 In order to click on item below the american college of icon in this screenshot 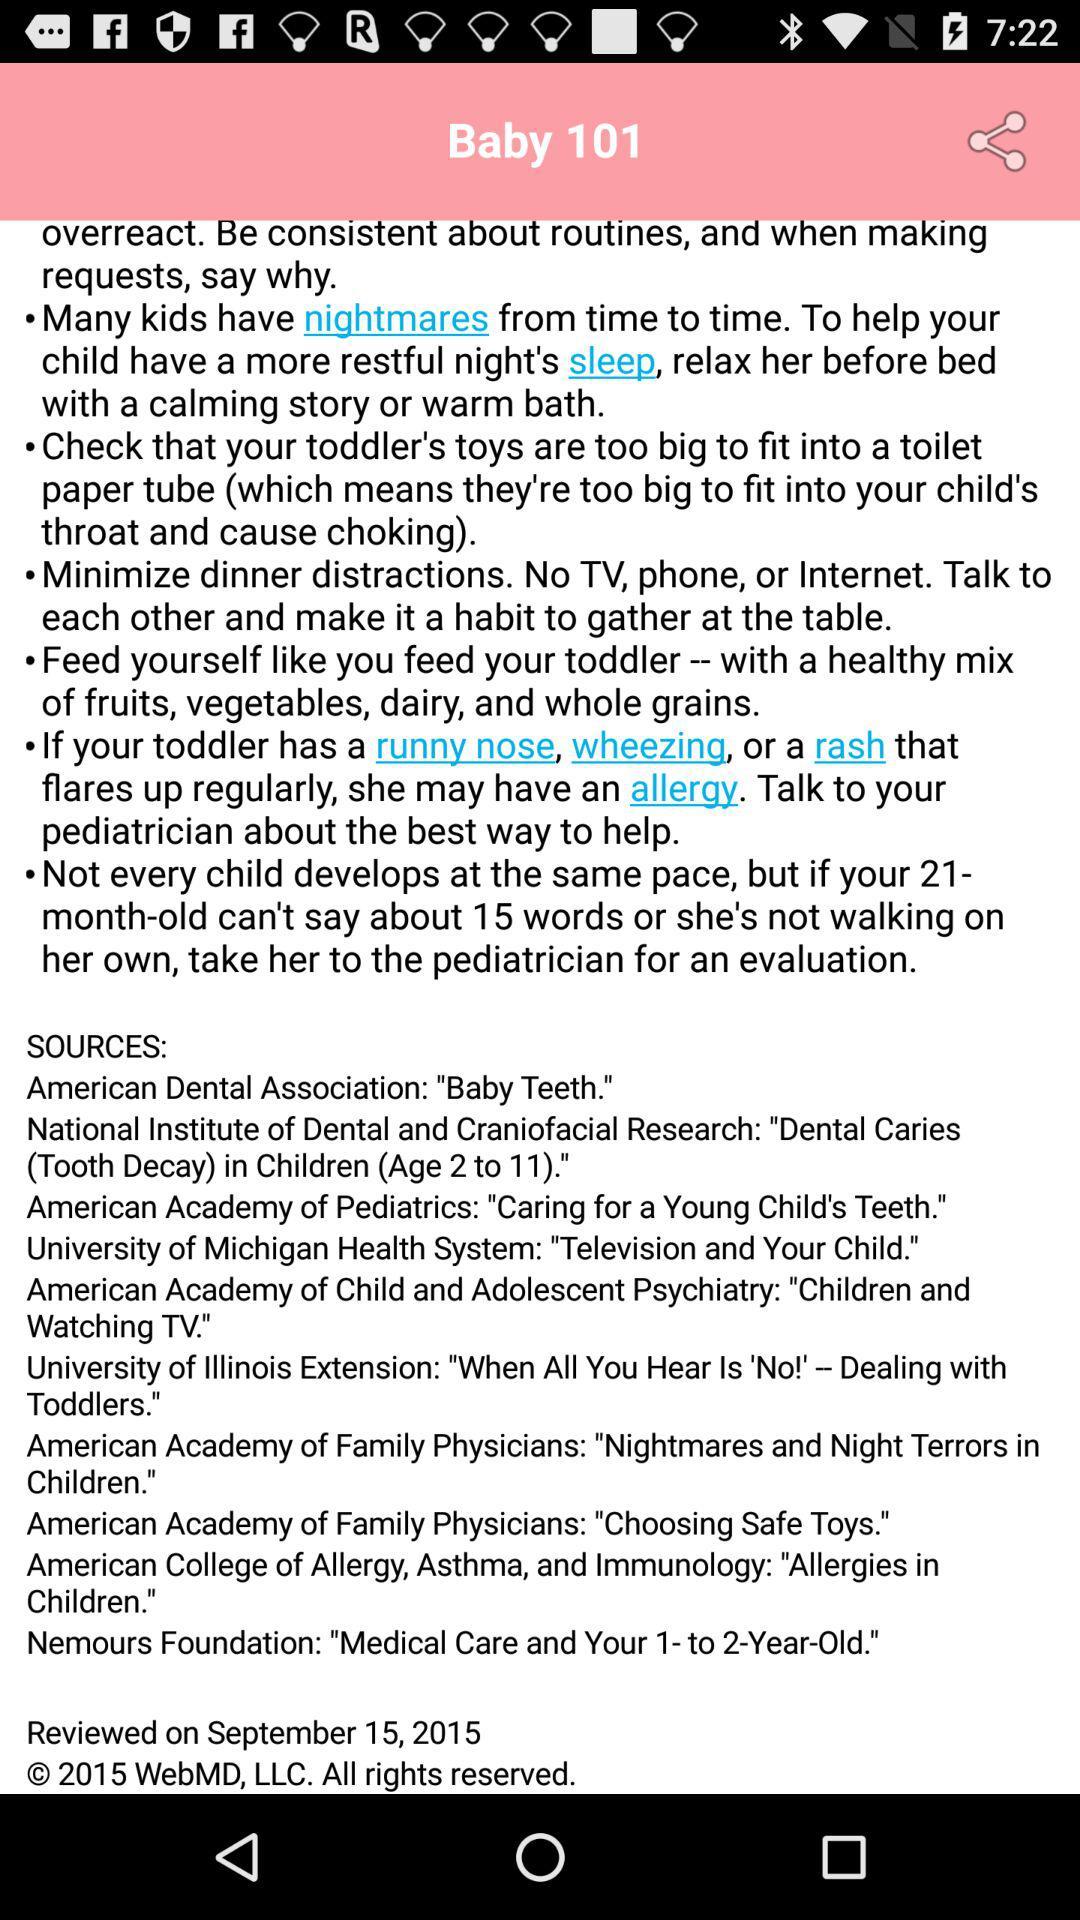, I will do `click(540, 1641)`.